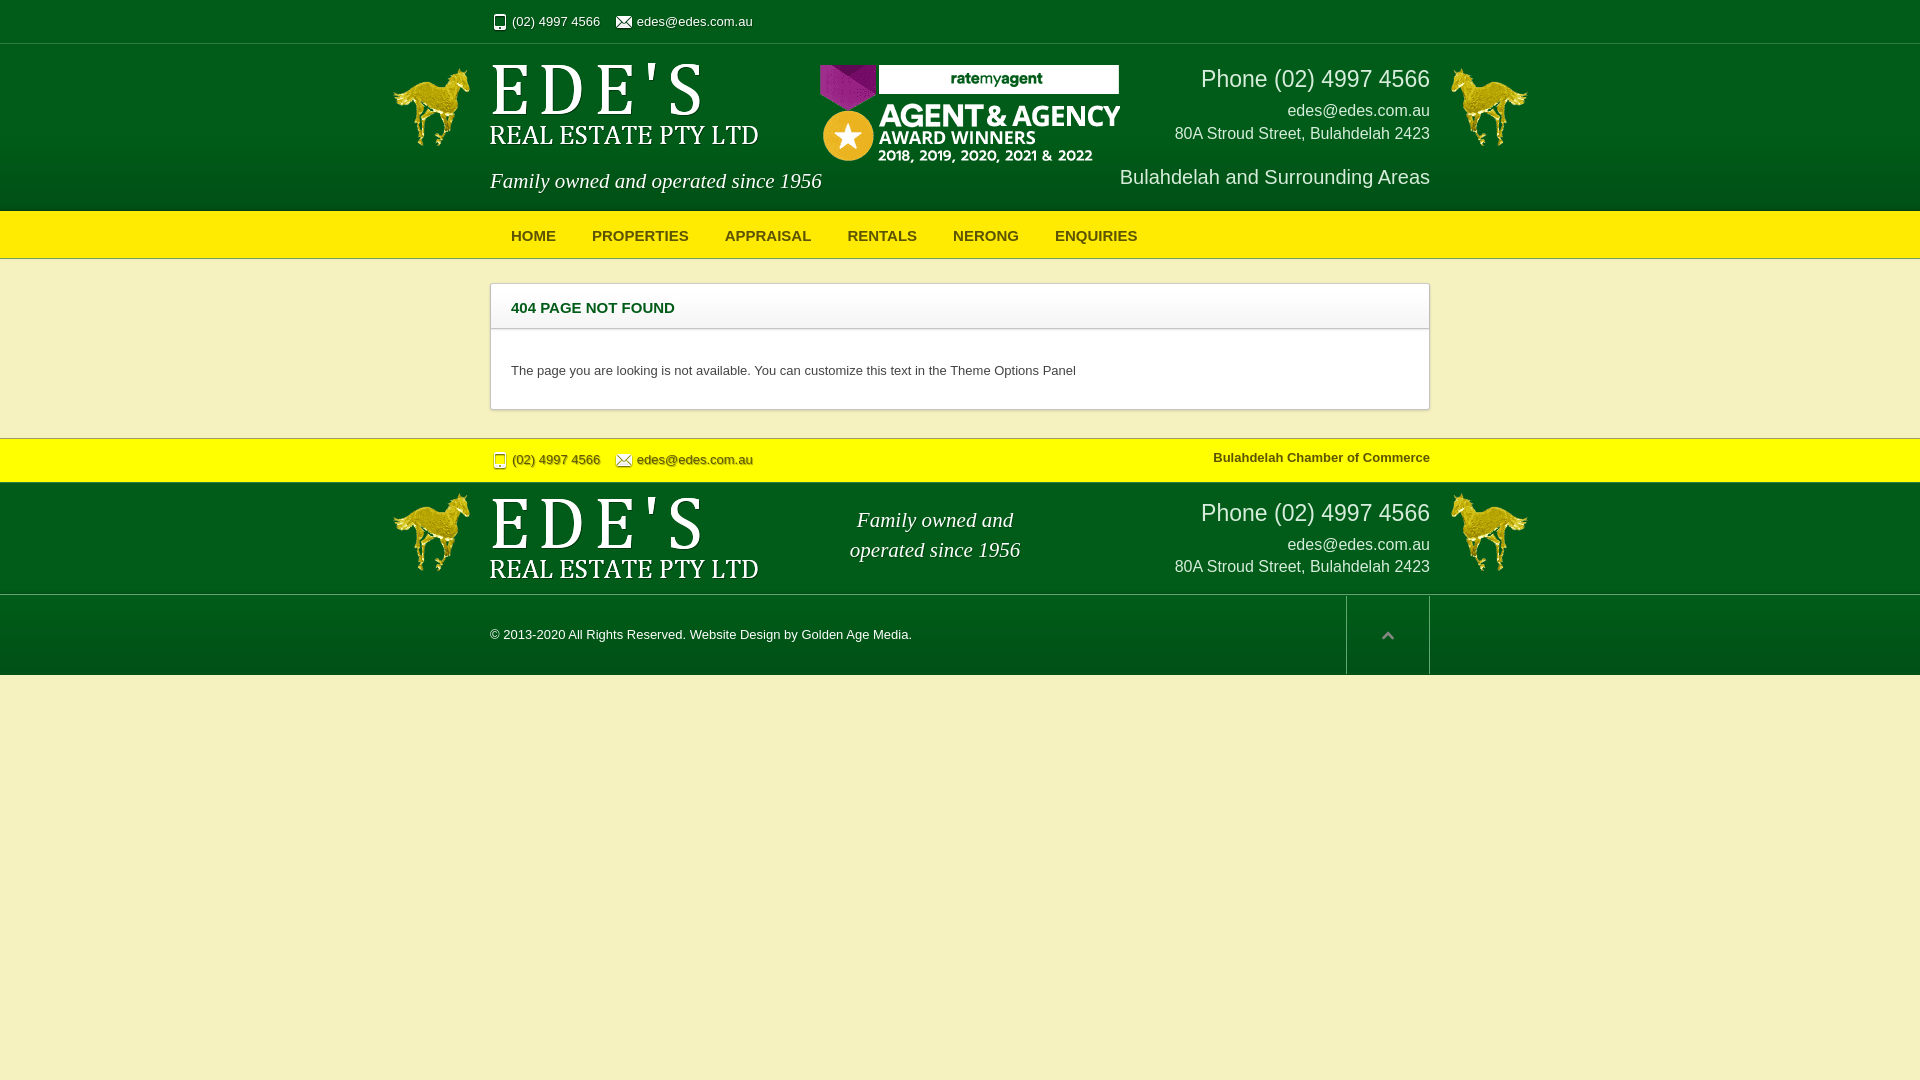 This screenshot has height=1080, width=1920. What do you see at coordinates (1200, 77) in the screenshot?
I see `'Phone (02) 4997 4566'` at bounding box center [1200, 77].